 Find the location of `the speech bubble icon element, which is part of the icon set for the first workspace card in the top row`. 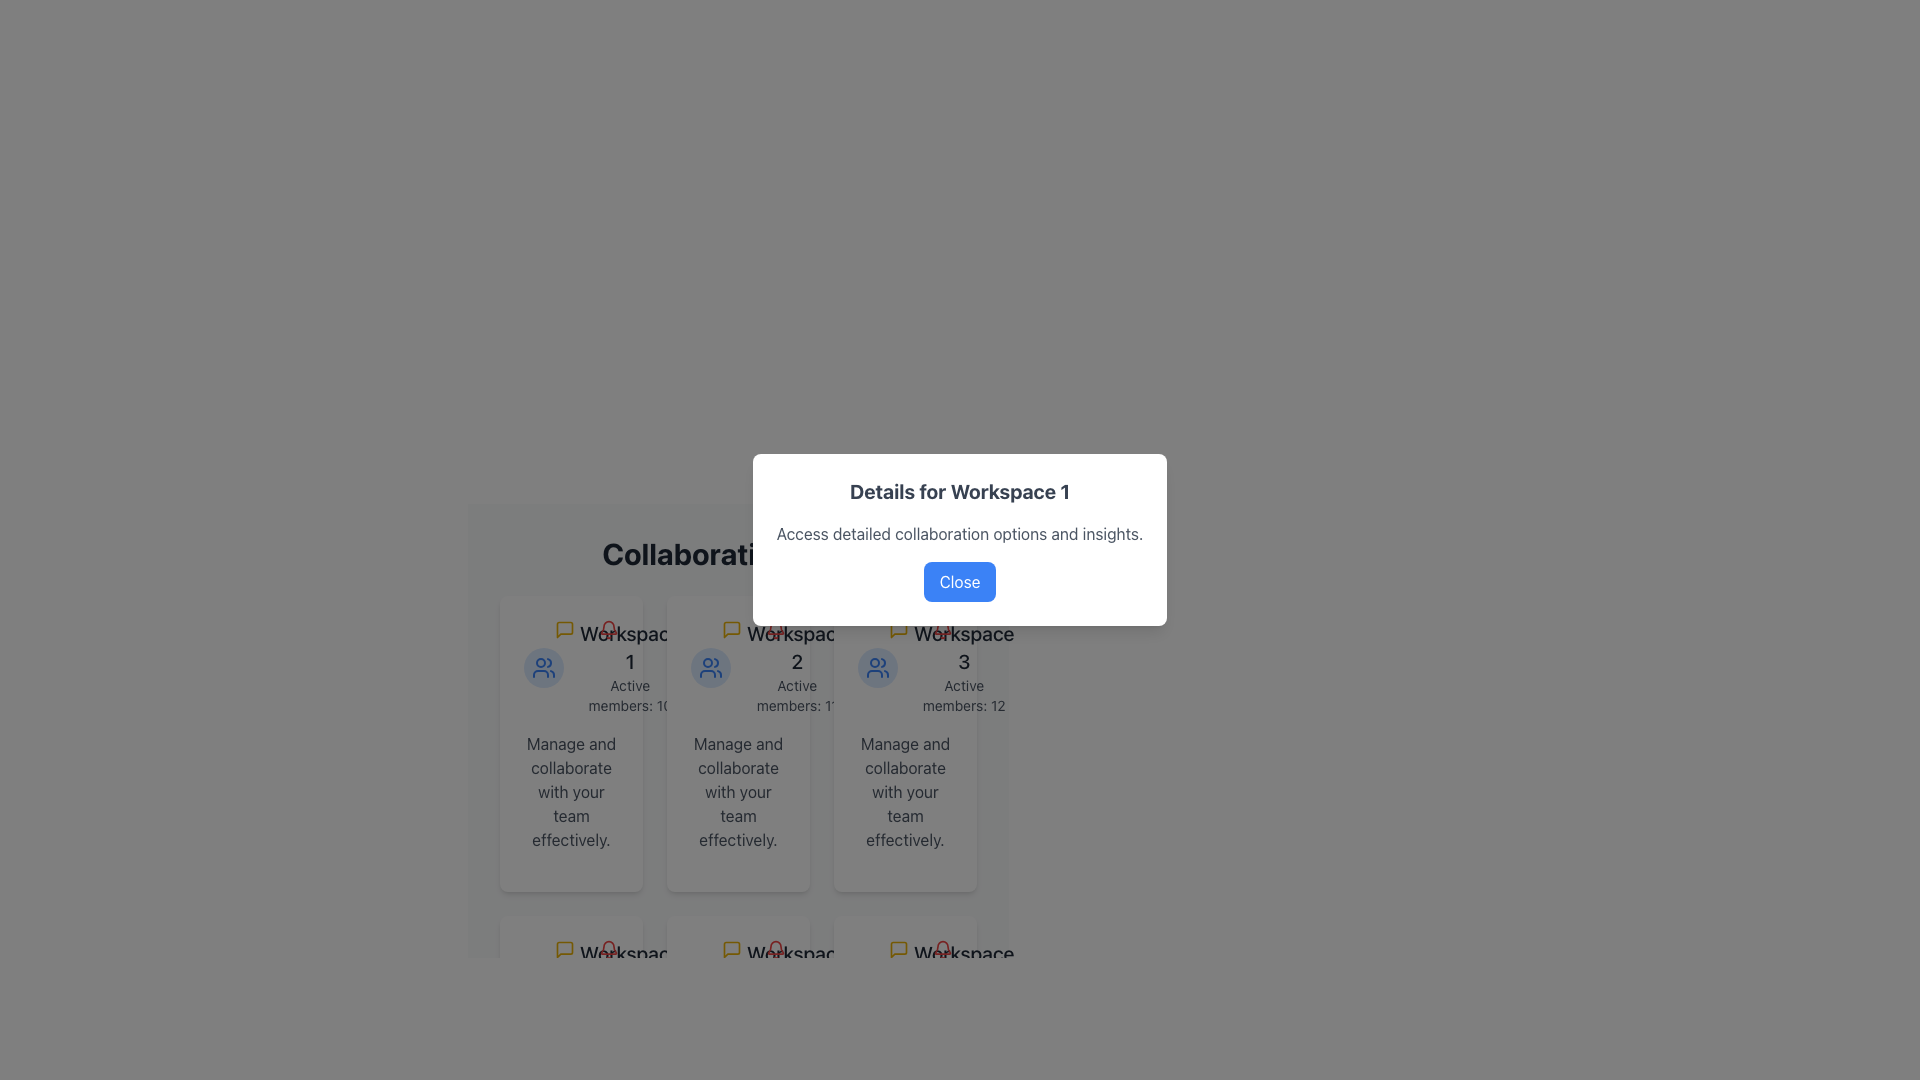

the speech bubble icon element, which is part of the icon set for the first workspace card in the top row is located at coordinates (730, 628).